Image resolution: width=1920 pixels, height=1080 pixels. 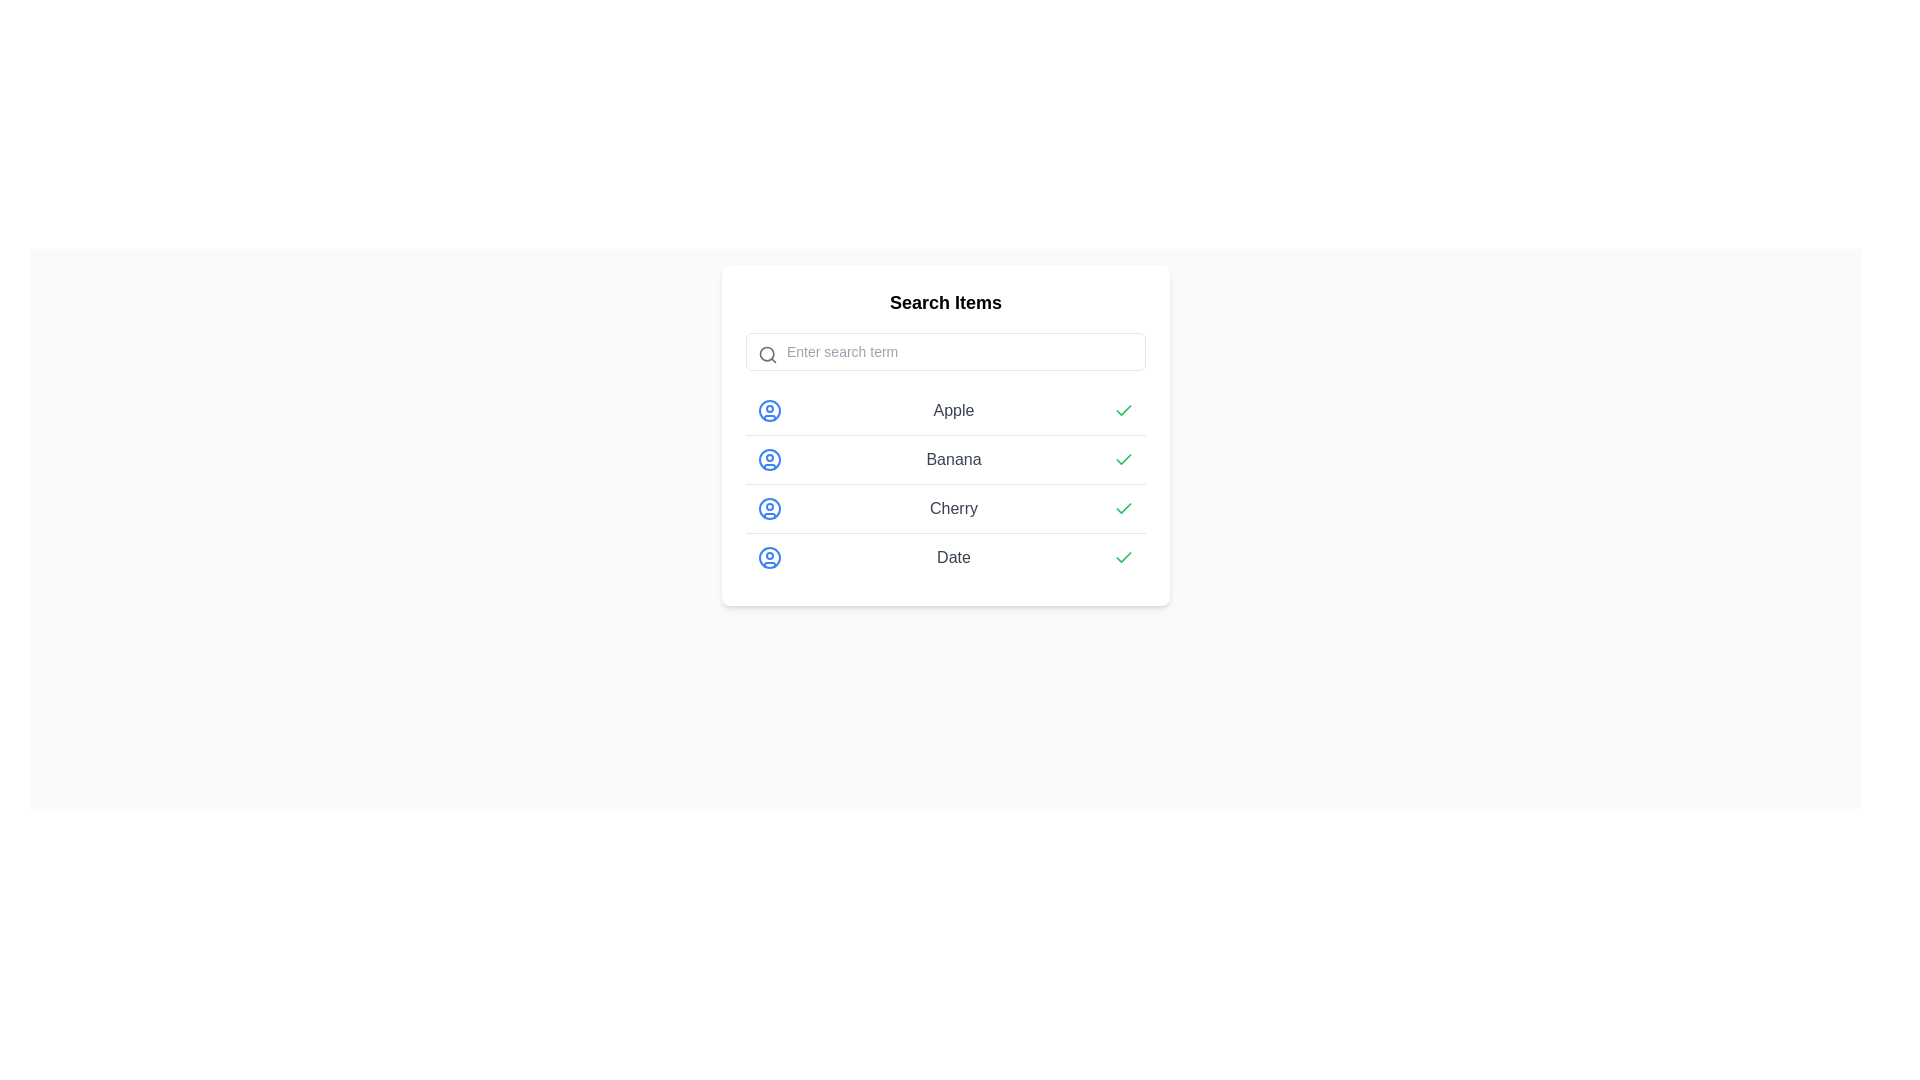 I want to click on the third item in the selectable list that displays 'Cherry', so click(x=944, y=507).